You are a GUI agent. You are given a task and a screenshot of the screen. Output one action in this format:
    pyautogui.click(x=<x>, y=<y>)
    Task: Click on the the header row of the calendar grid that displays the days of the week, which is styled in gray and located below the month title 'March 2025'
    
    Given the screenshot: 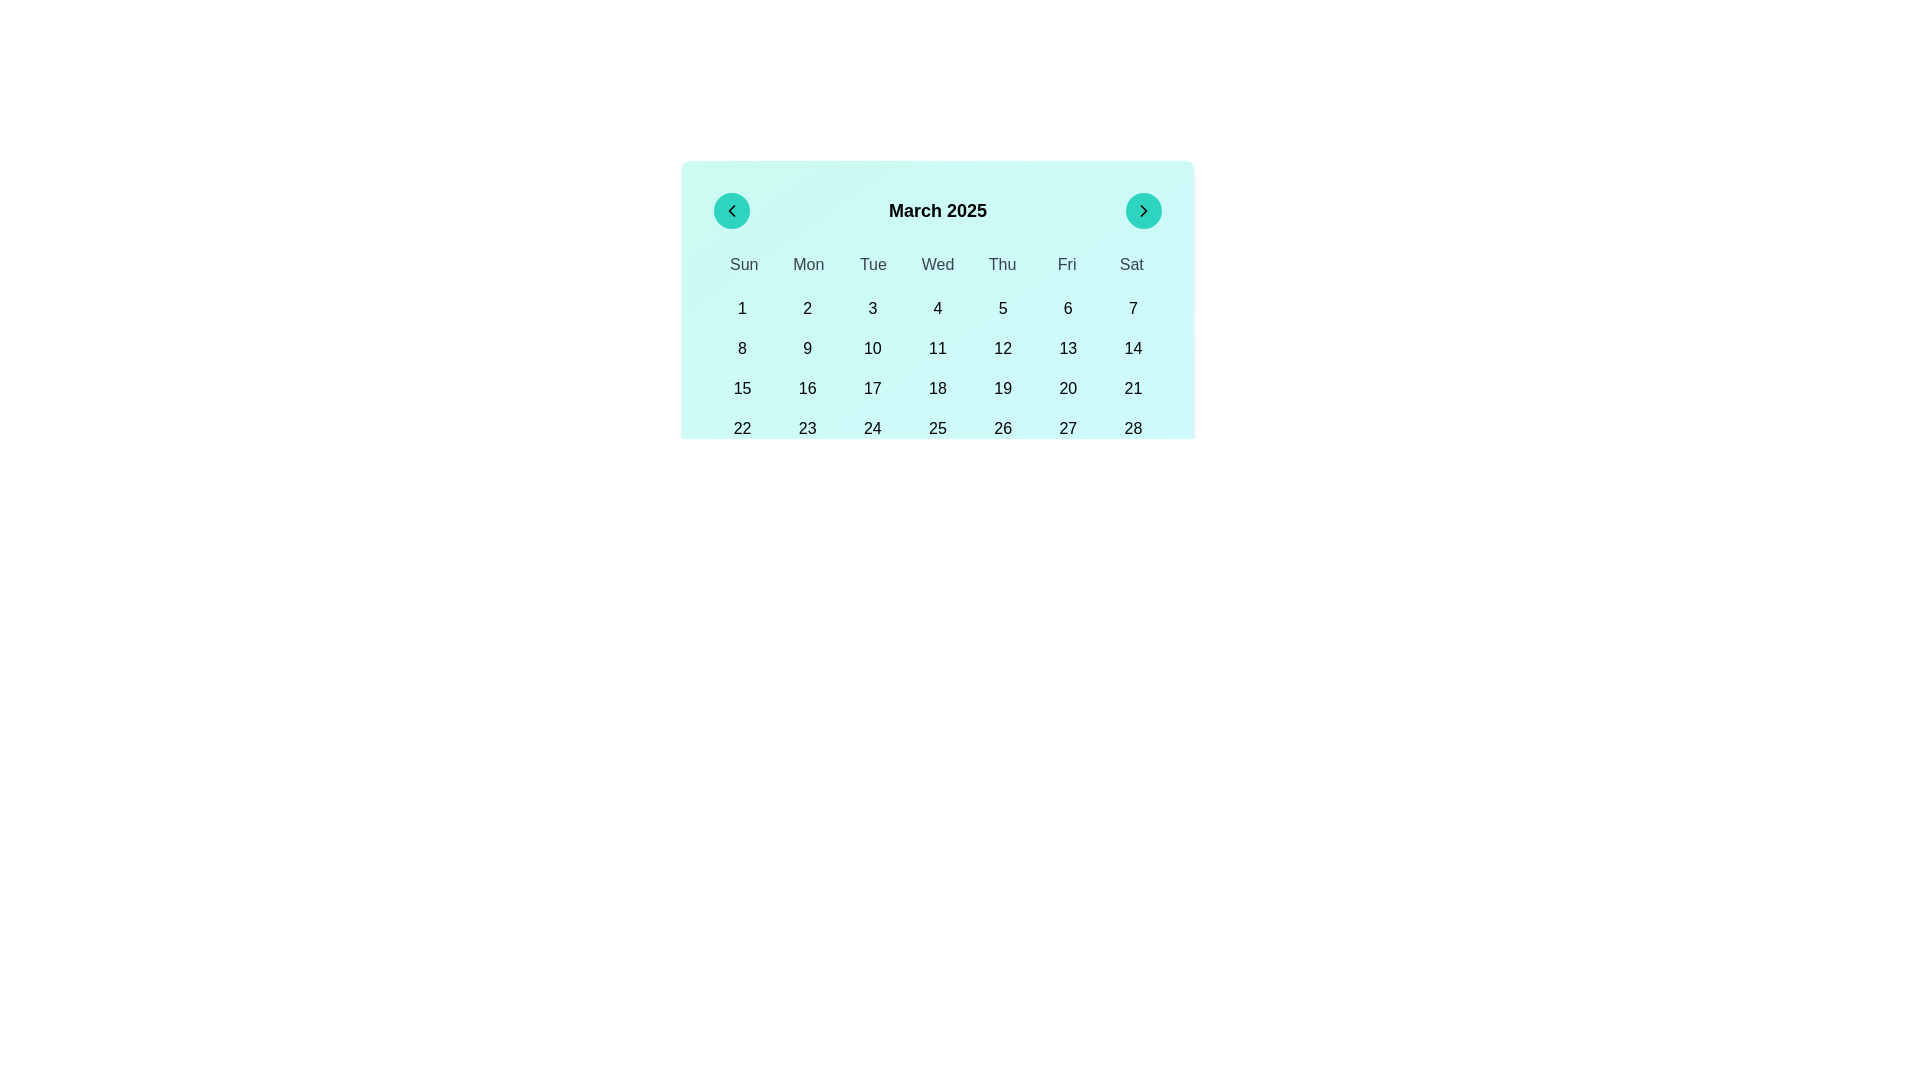 What is the action you would take?
    pyautogui.click(x=936, y=264)
    